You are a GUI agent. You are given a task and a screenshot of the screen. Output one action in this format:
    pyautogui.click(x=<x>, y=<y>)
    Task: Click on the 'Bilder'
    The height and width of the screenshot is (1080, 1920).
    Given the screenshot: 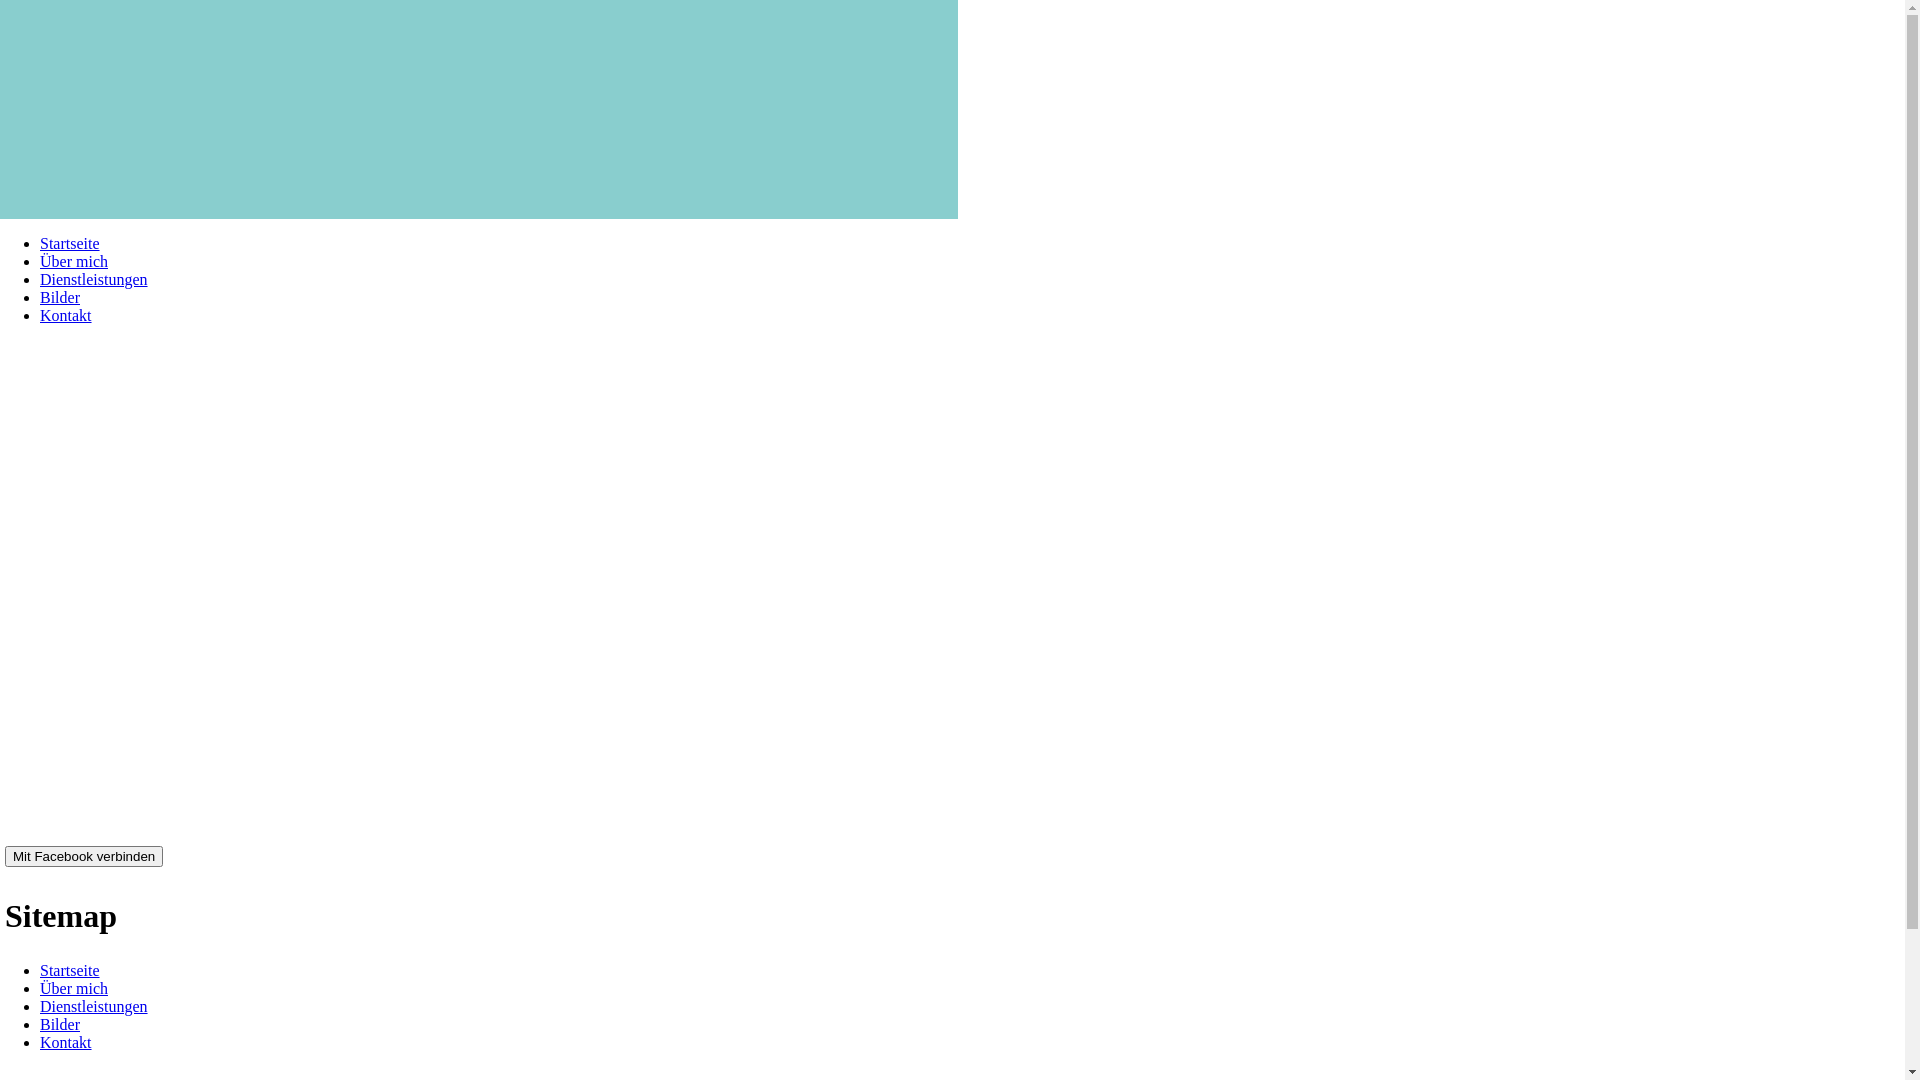 What is the action you would take?
    pyautogui.click(x=59, y=297)
    